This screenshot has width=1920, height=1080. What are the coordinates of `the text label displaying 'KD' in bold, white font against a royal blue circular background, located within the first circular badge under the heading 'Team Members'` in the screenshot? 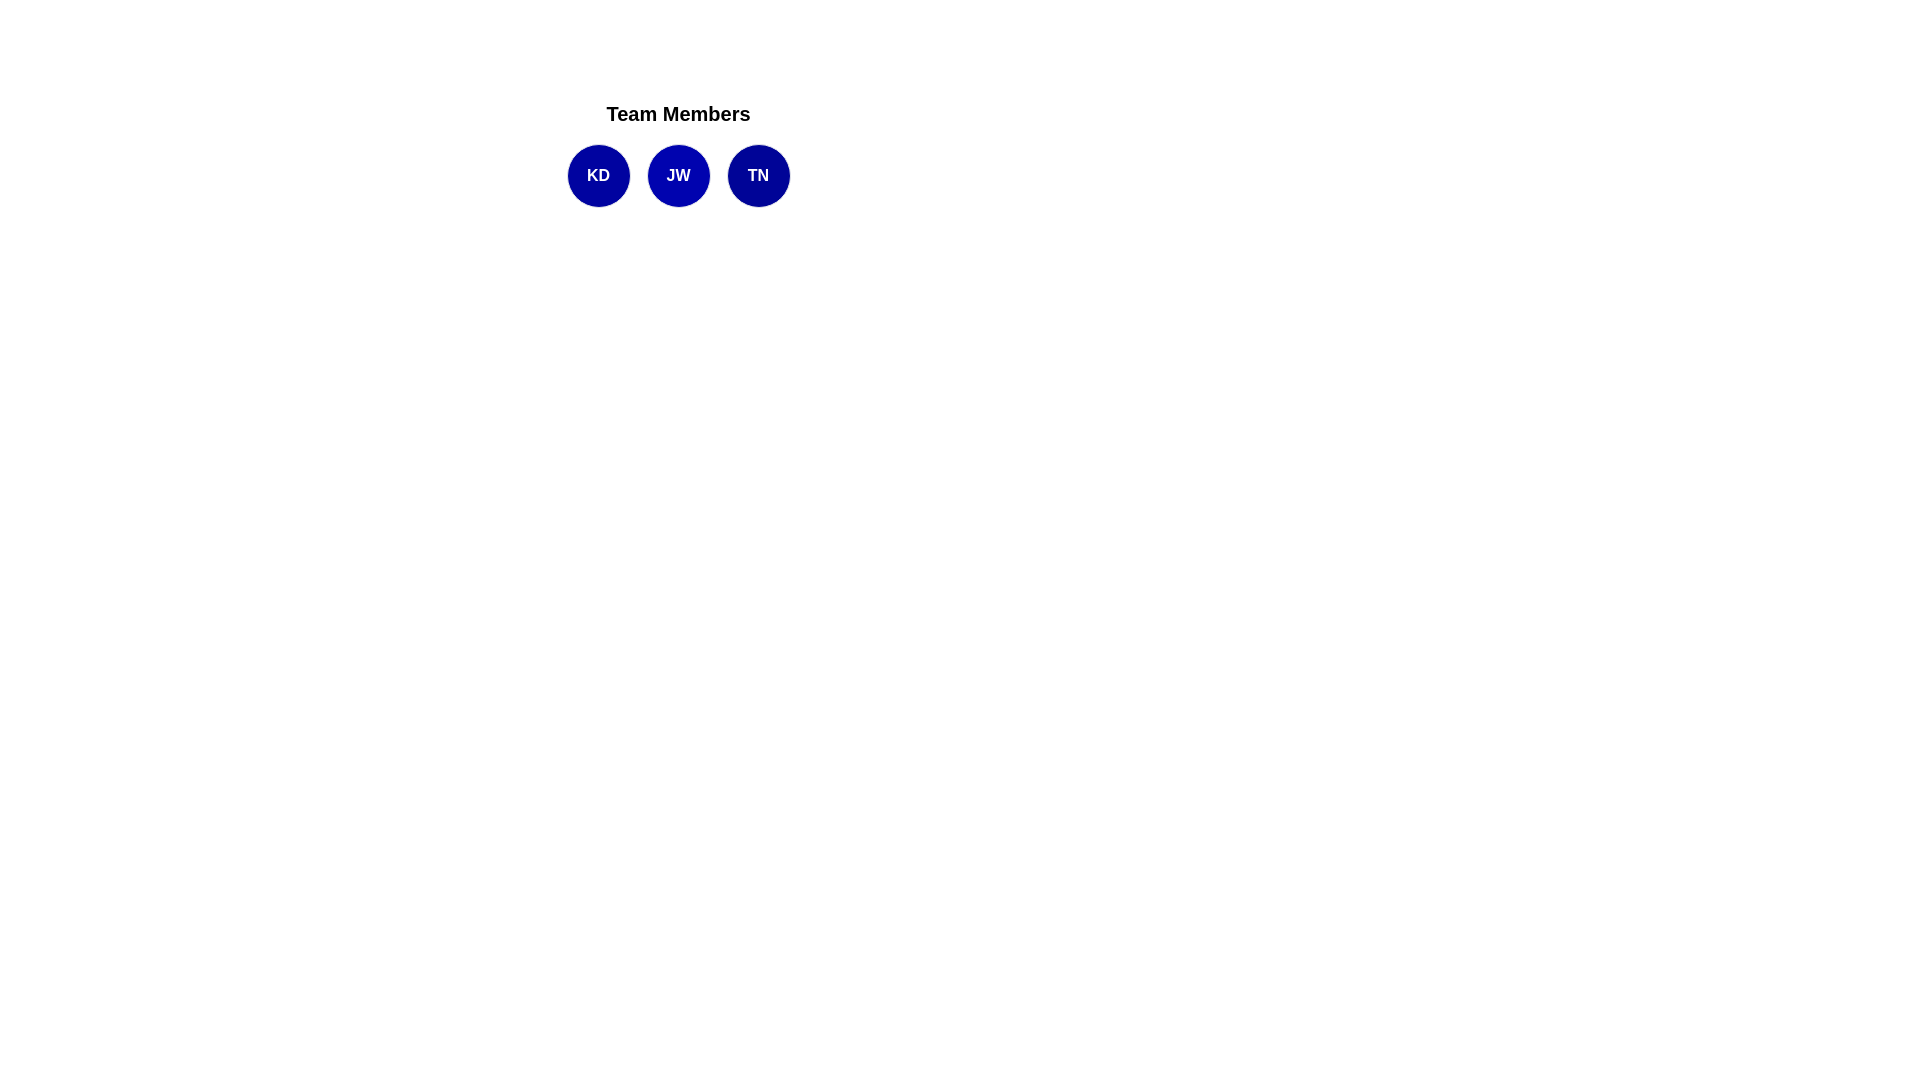 It's located at (597, 175).